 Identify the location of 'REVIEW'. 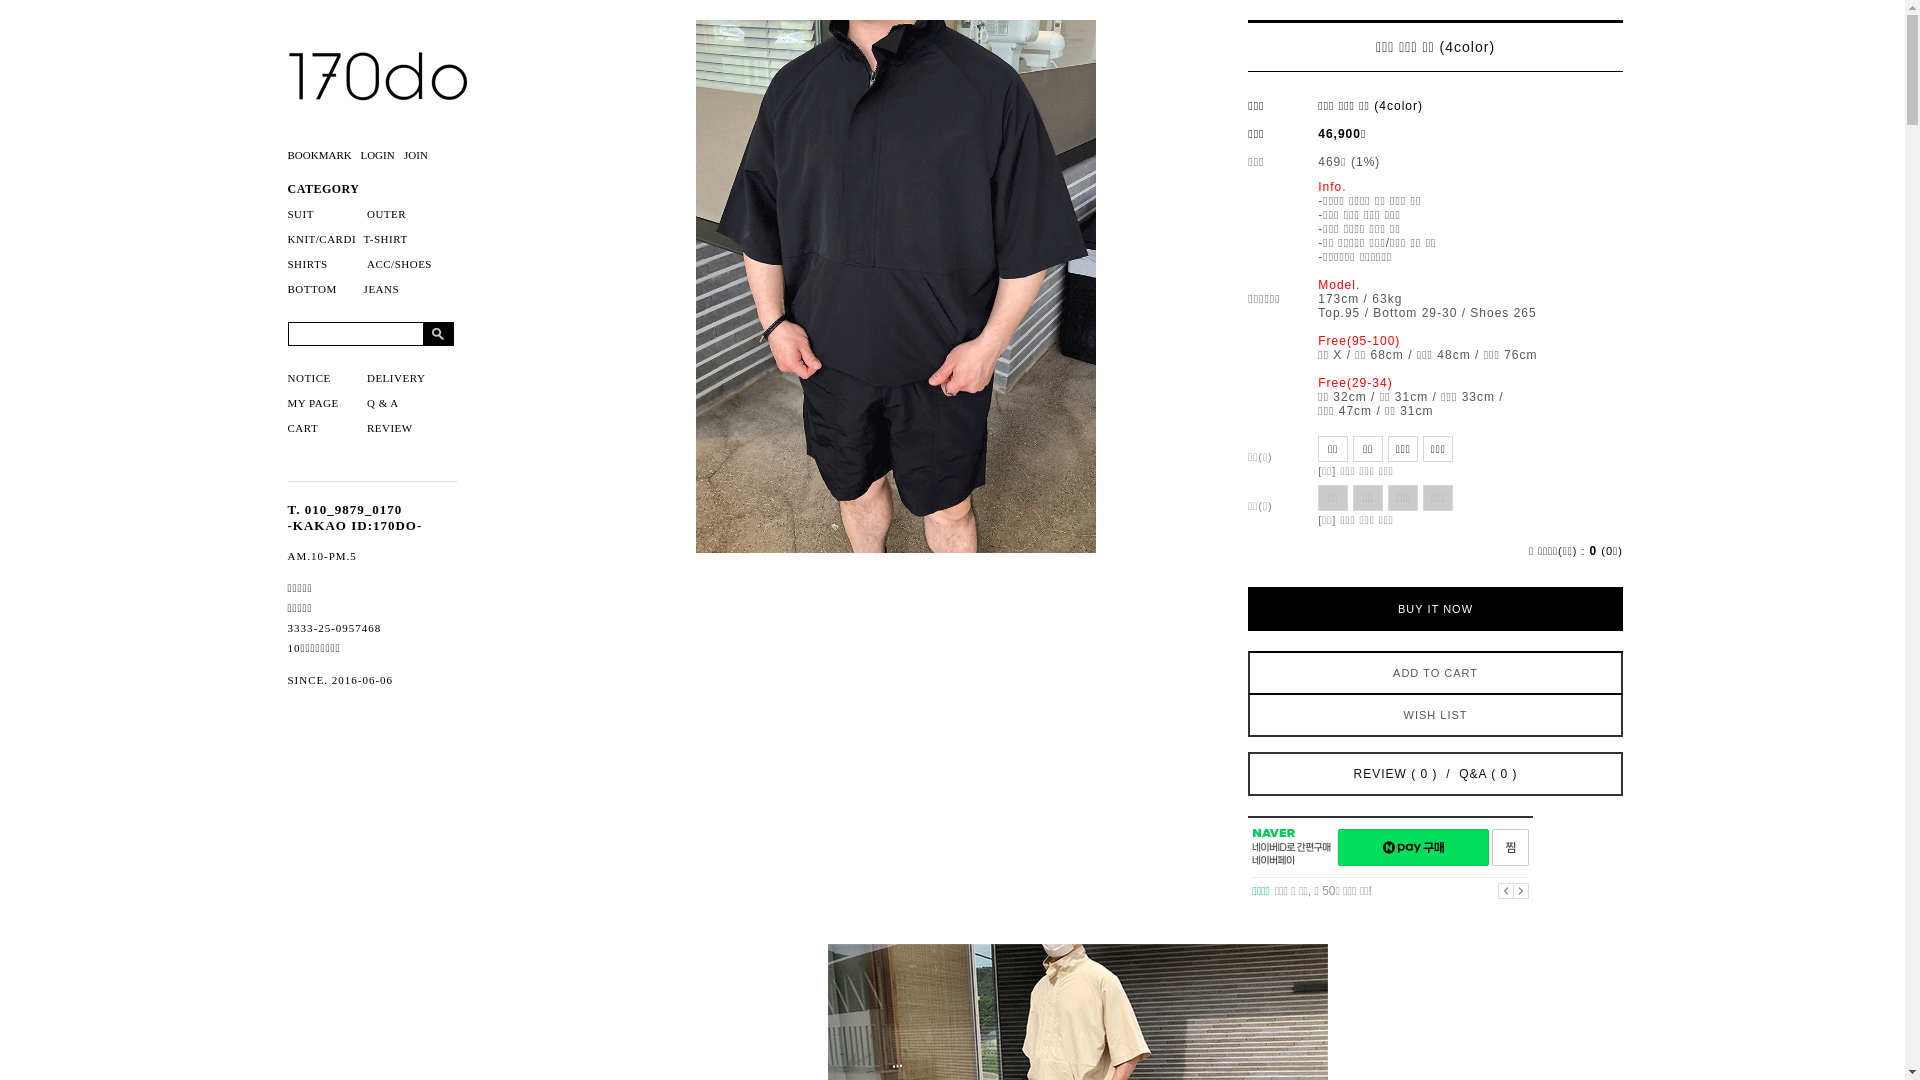
(389, 427).